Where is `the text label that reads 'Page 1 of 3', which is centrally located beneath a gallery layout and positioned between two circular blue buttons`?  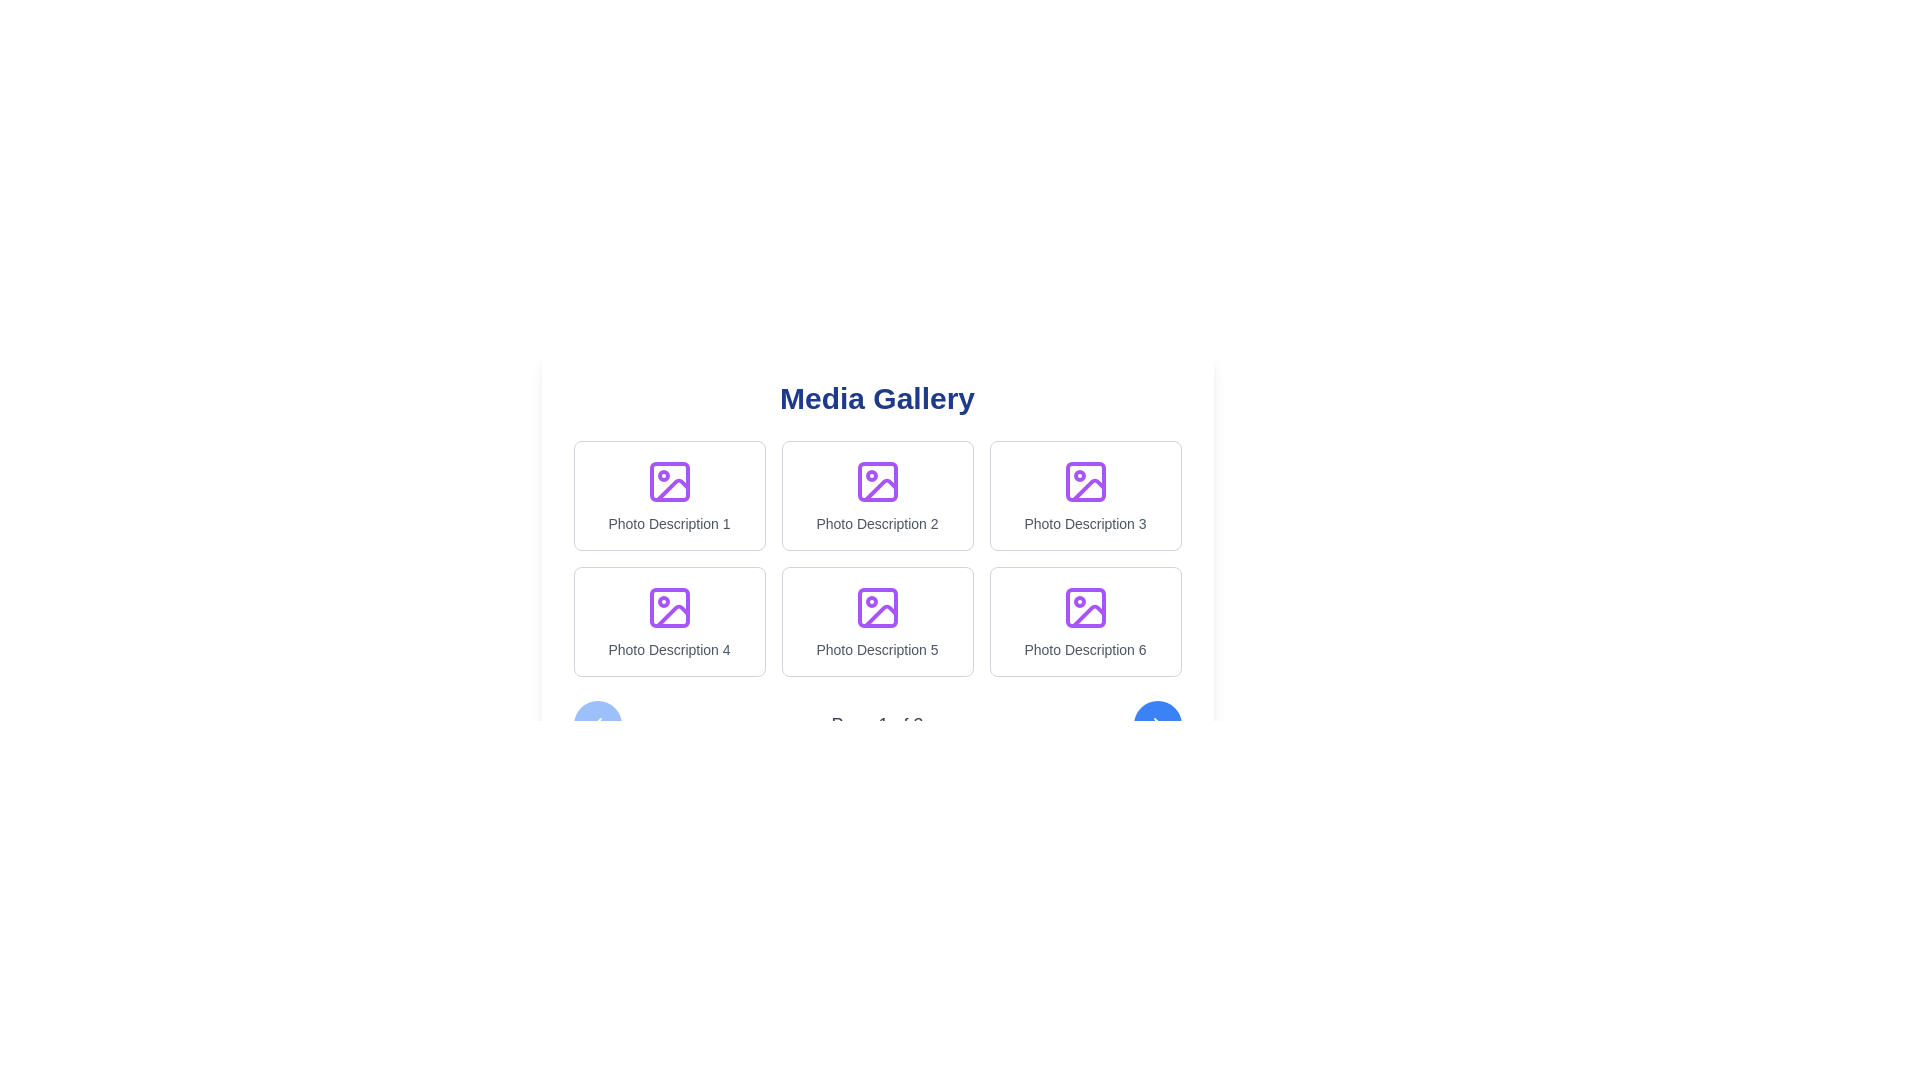
the text label that reads 'Page 1 of 3', which is centrally located beneath a gallery layout and positioned between two circular blue buttons is located at coordinates (877, 725).